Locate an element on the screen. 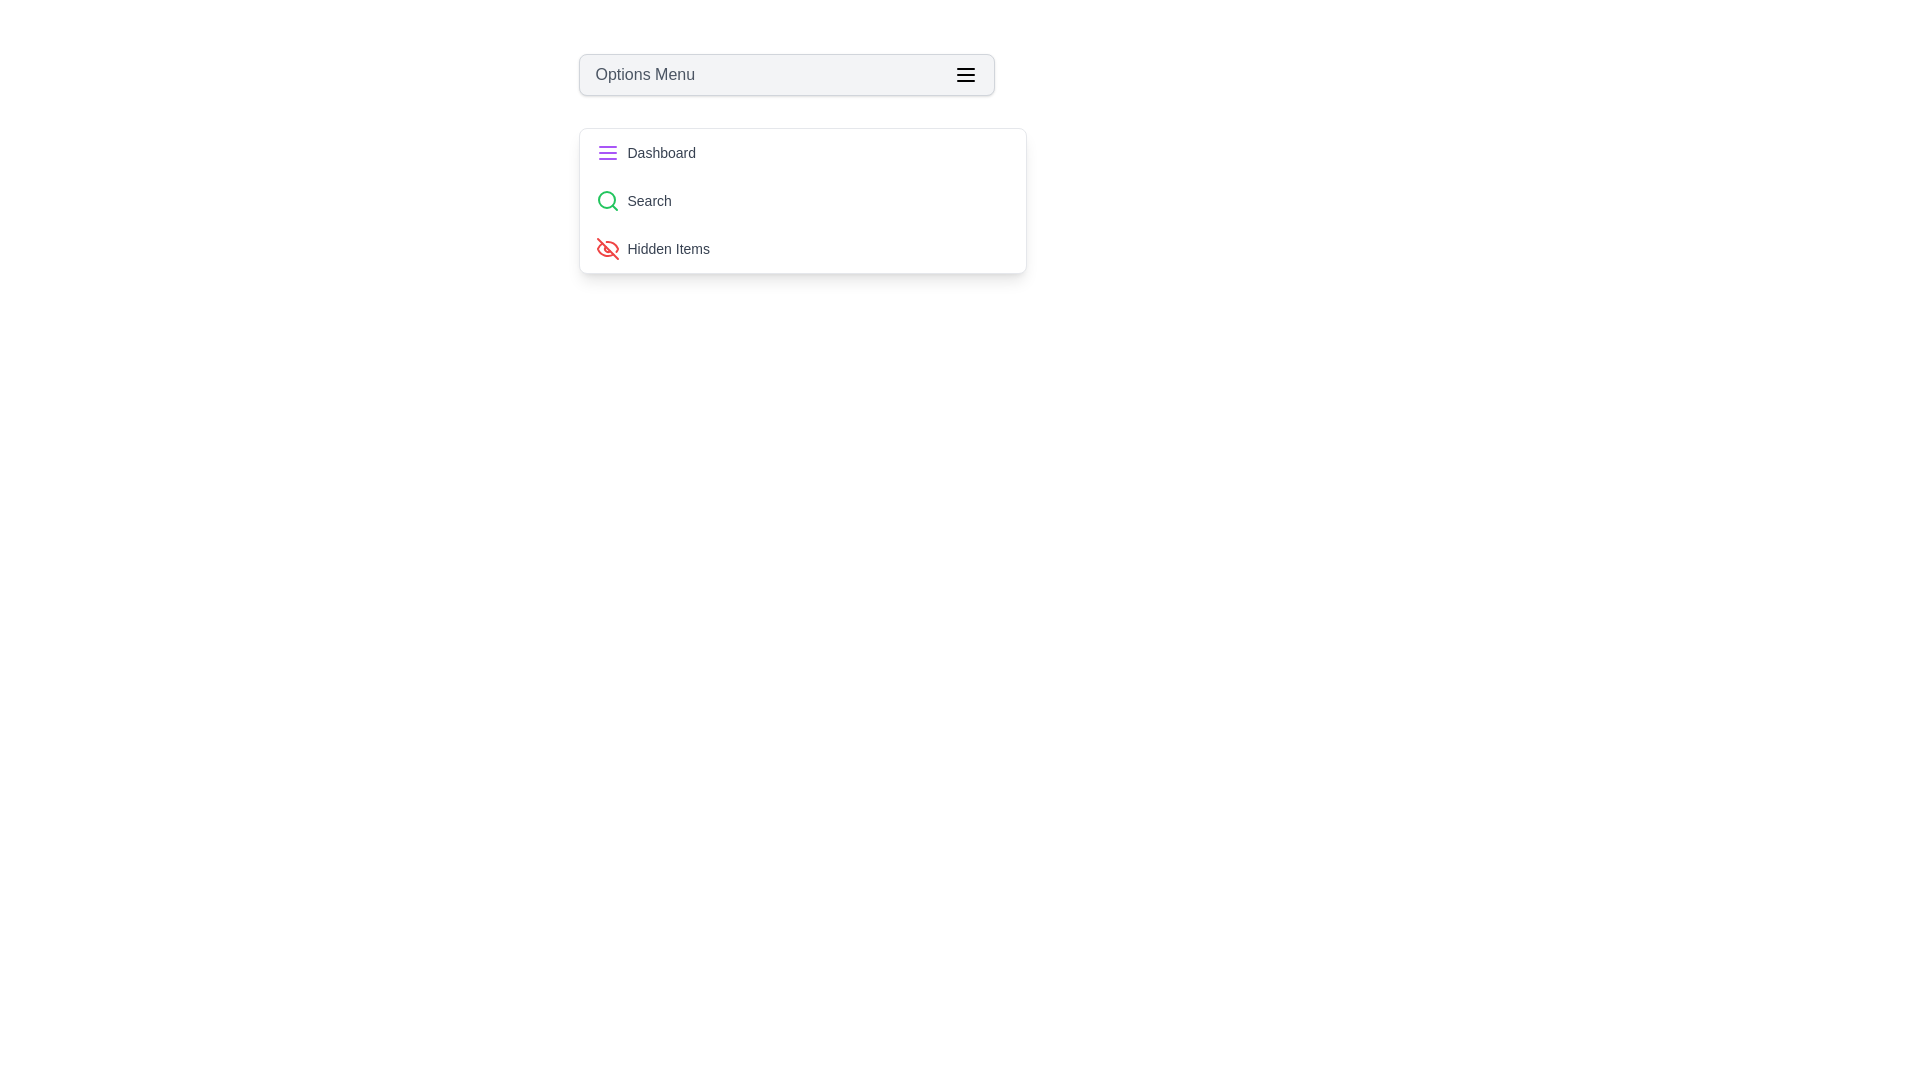 This screenshot has width=1920, height=1080. the 'Dashboard' text label in the options menu, which is the first item in a vertical list and appears alongside an icon is located at coordinates (661, 152).